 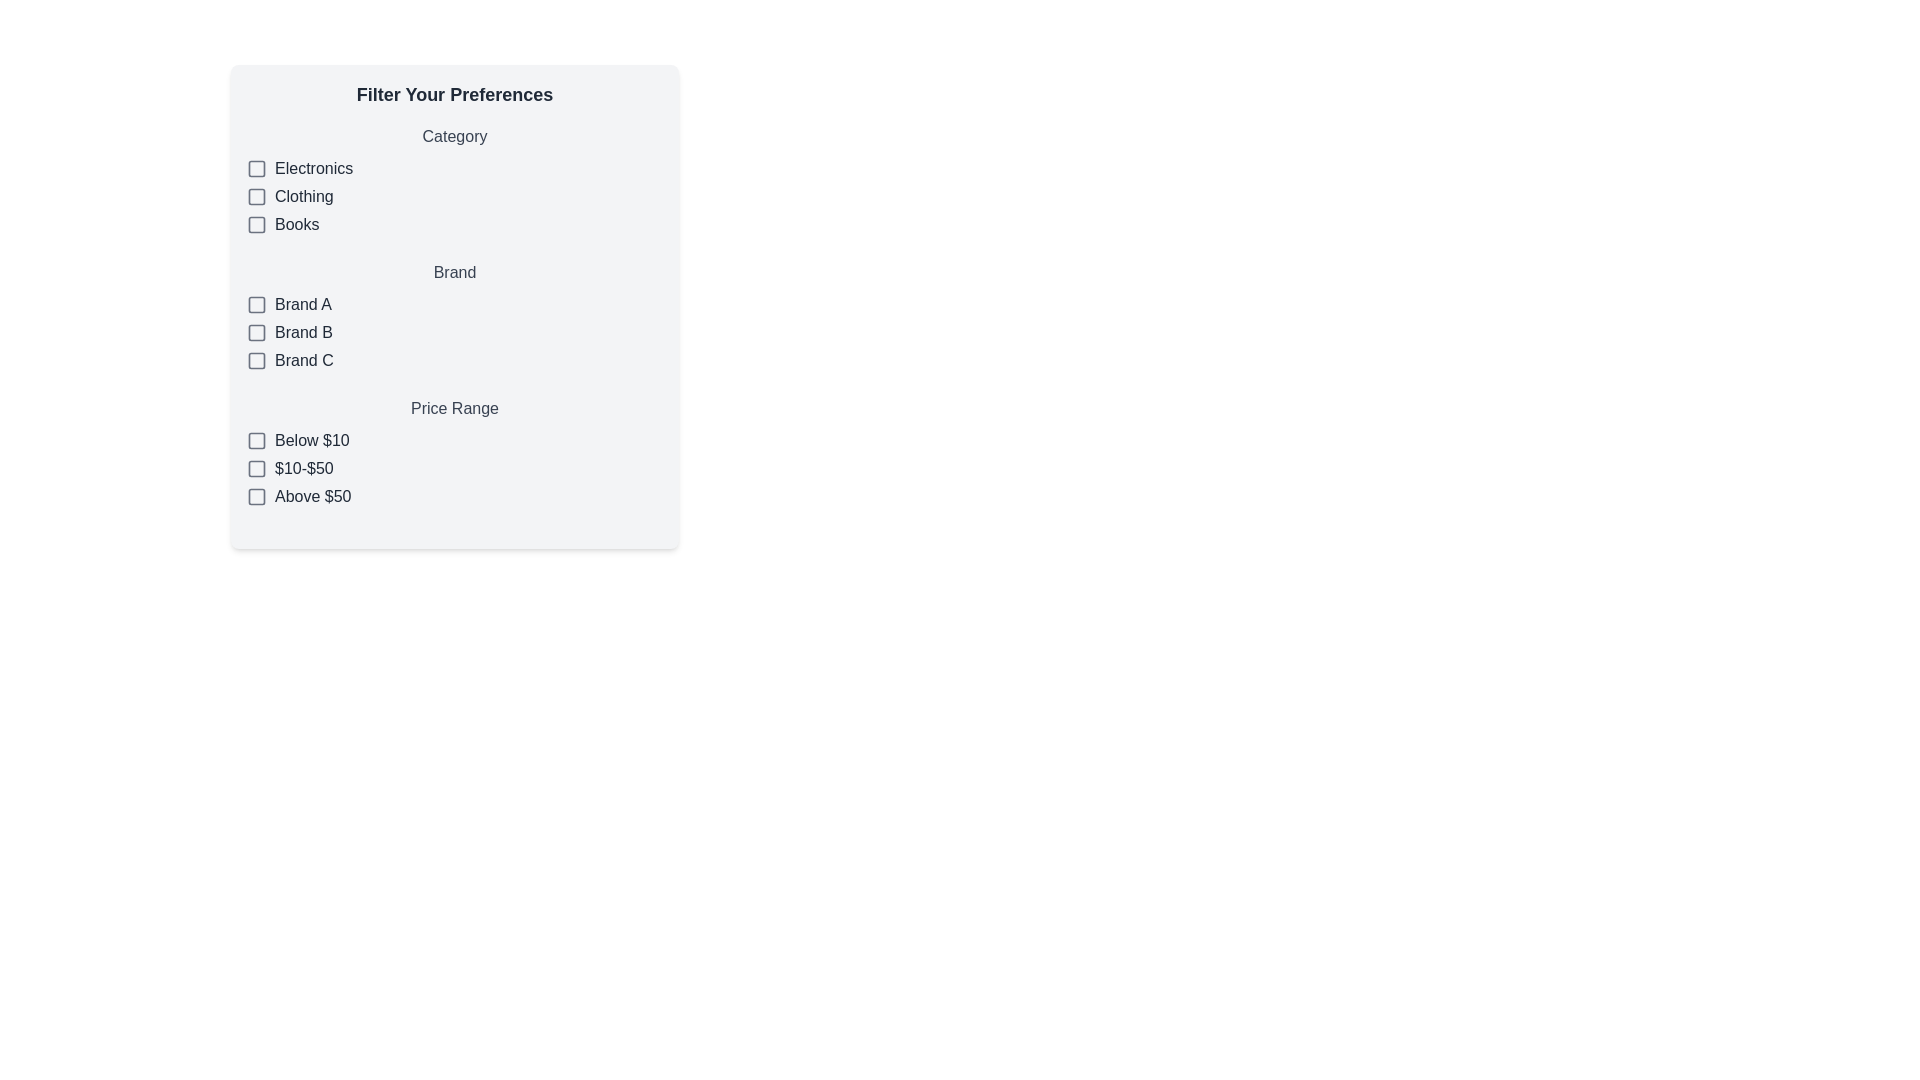 I want to click on the 'Above $50' label, which is styled in gray and serves as the text label for a checkbox under the 'Price Range' category, so click(x=312, y=496).